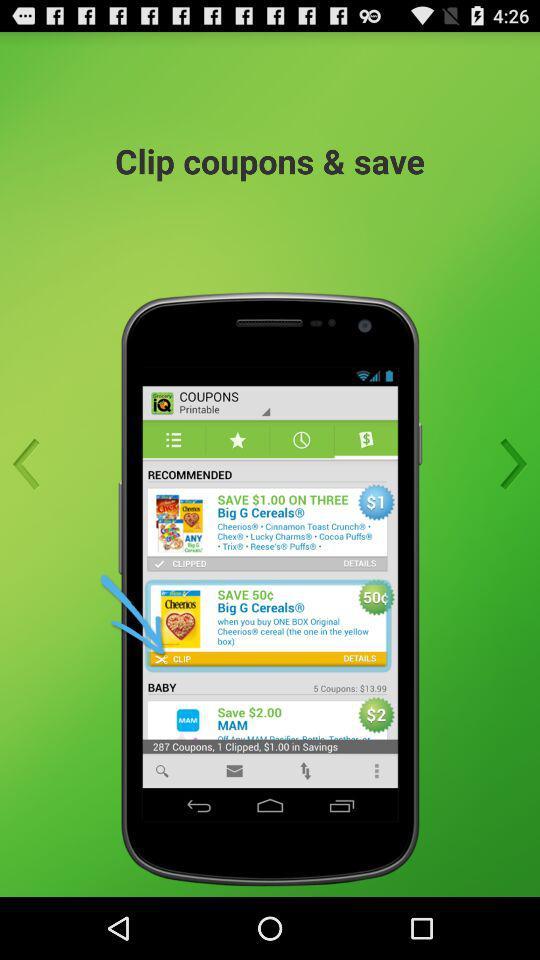 The width and height of the screenshot is (540, 960). Describe the element at coordinates (31, 464) in the screenshot. I see `back` at that location.